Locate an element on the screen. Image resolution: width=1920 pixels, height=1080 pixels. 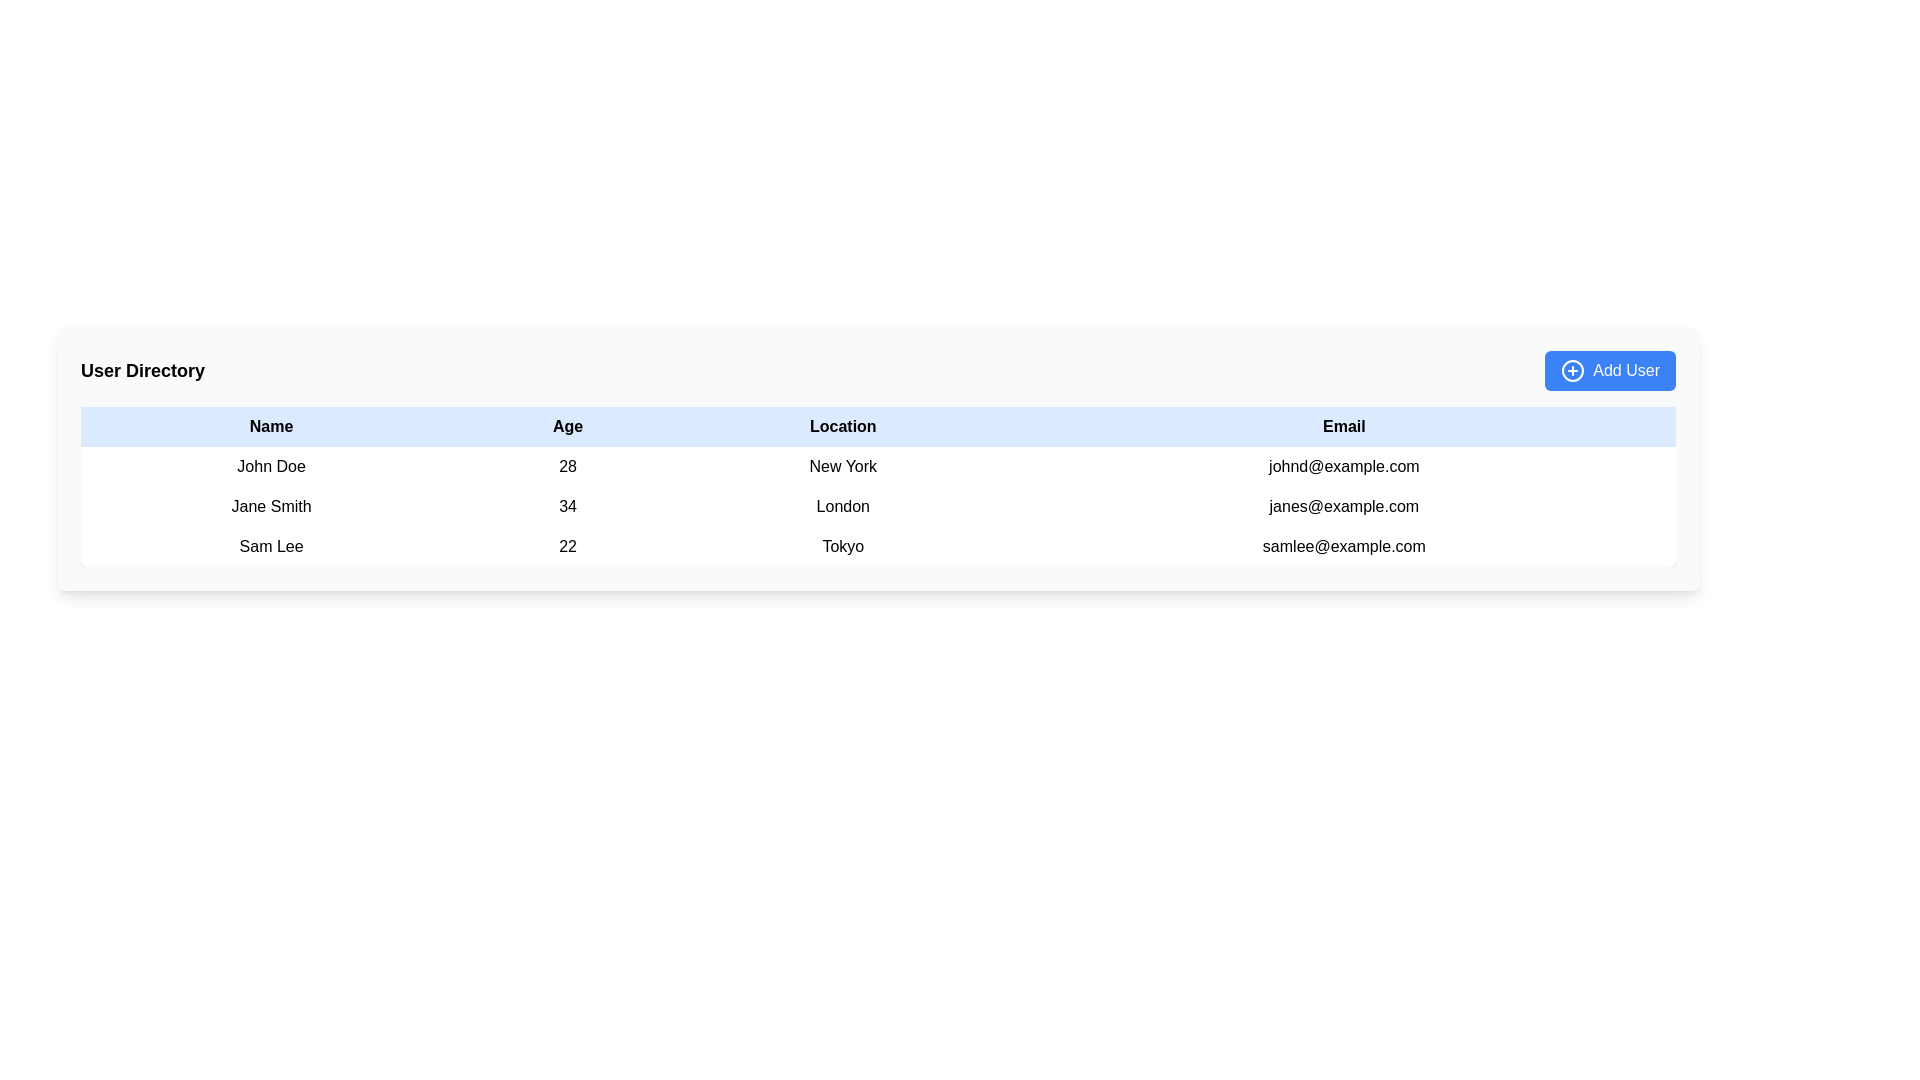
the table header labeled 'Email', which is the last column header in a user table, positioned to the right of the 'Location' header is located at coordinates (1344, 426).